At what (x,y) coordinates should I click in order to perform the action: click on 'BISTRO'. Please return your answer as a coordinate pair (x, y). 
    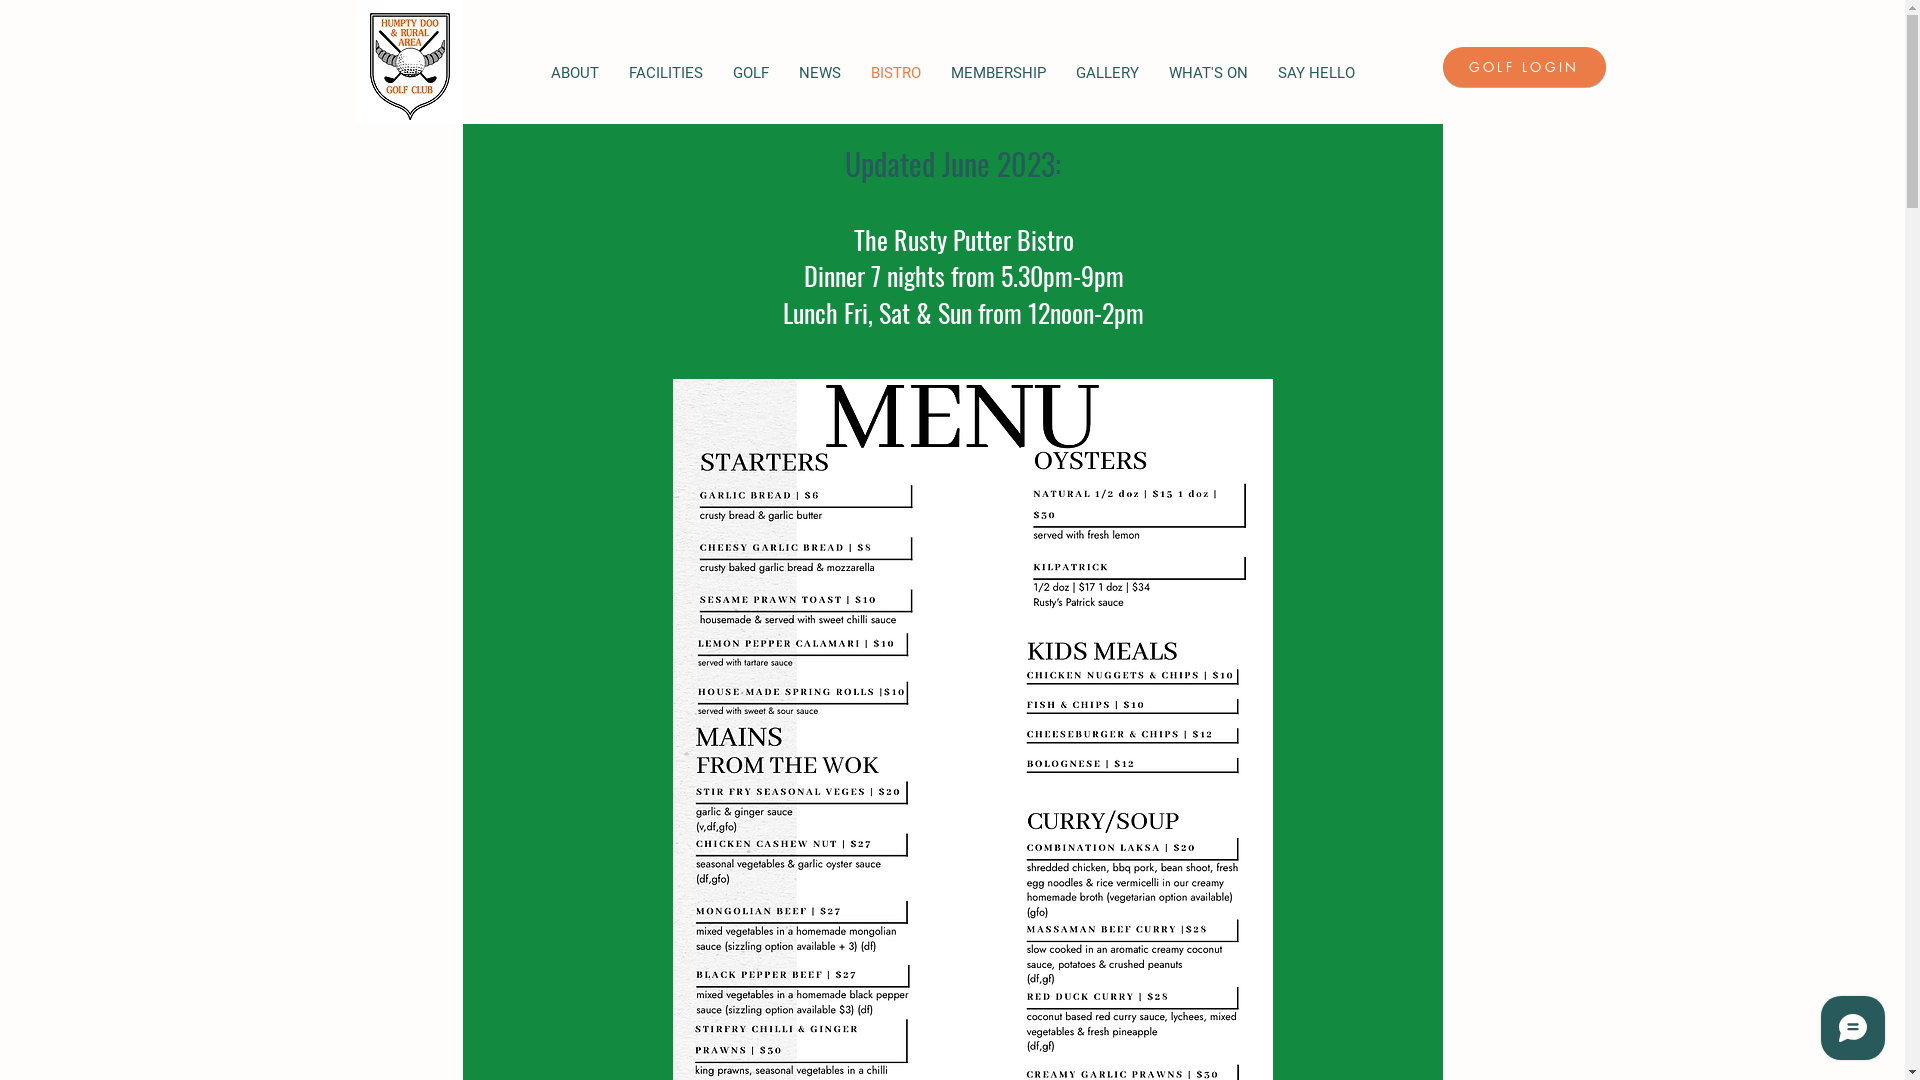
    Looking at the image, I should click on (895, 72).